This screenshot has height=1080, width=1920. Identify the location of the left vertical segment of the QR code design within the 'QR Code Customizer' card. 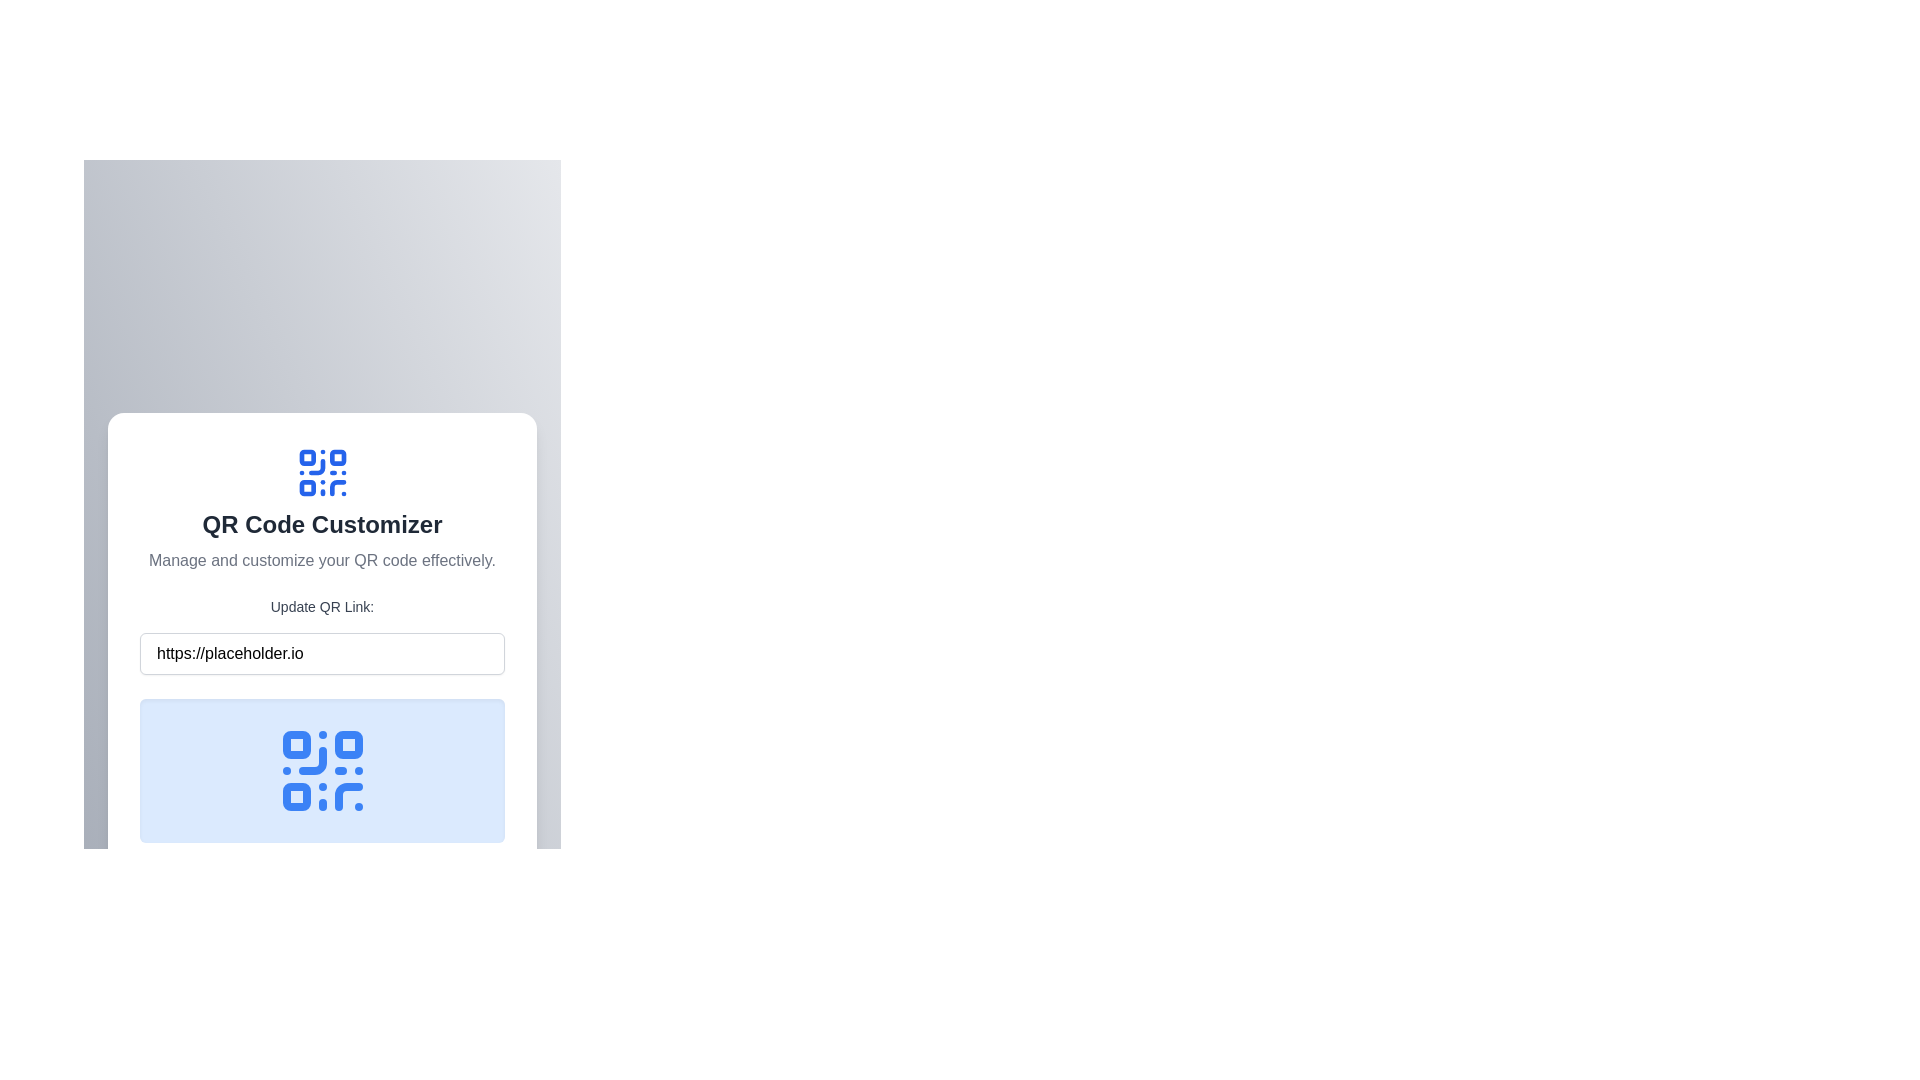
(315, 467).